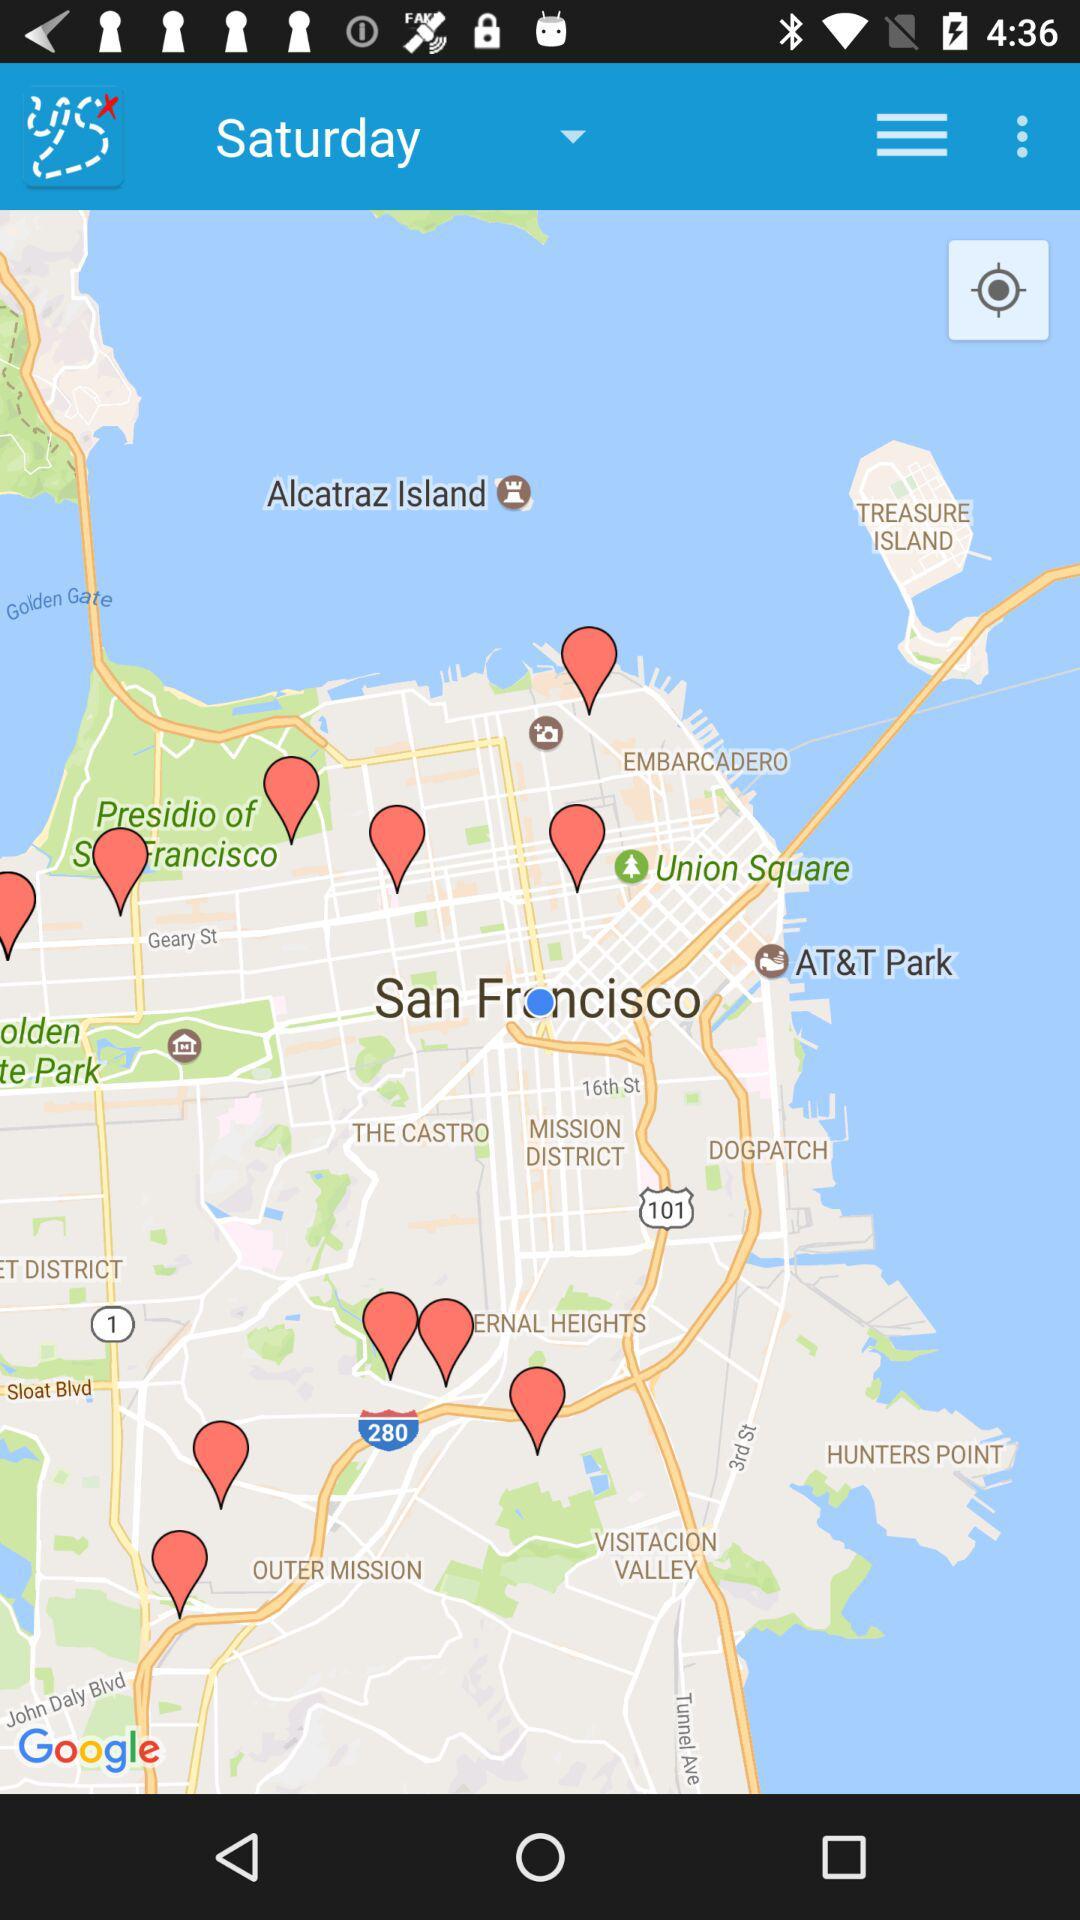 Image resolution: width=1080 pixels, height=1920 pixels. I want to click on the item to the left of saturday icon, so click(72, 135).